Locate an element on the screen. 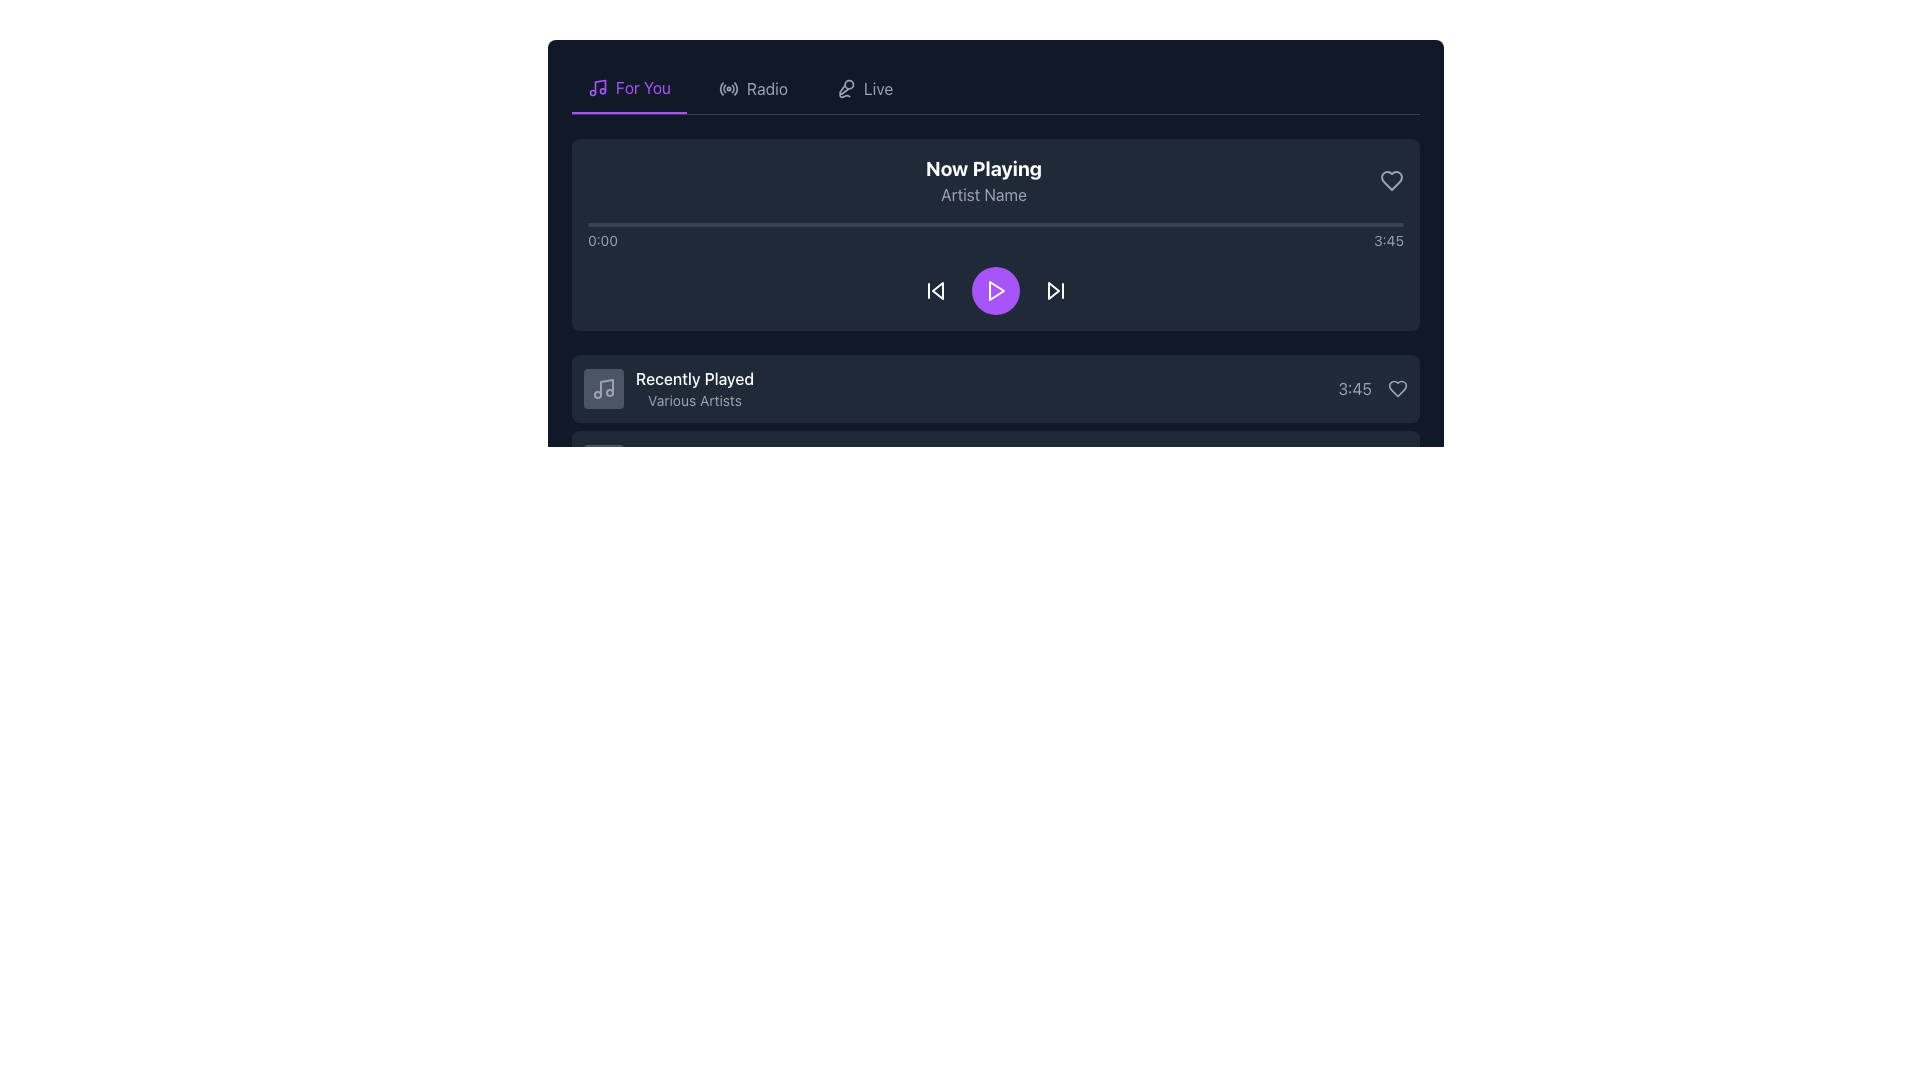 The height and width of the screenshot is (1080, 1920). the bold text label 'Now Playing', which is centrally aligned at the top of the playback section, above the 'Artist Name' text is located at coordinates (983, 168).